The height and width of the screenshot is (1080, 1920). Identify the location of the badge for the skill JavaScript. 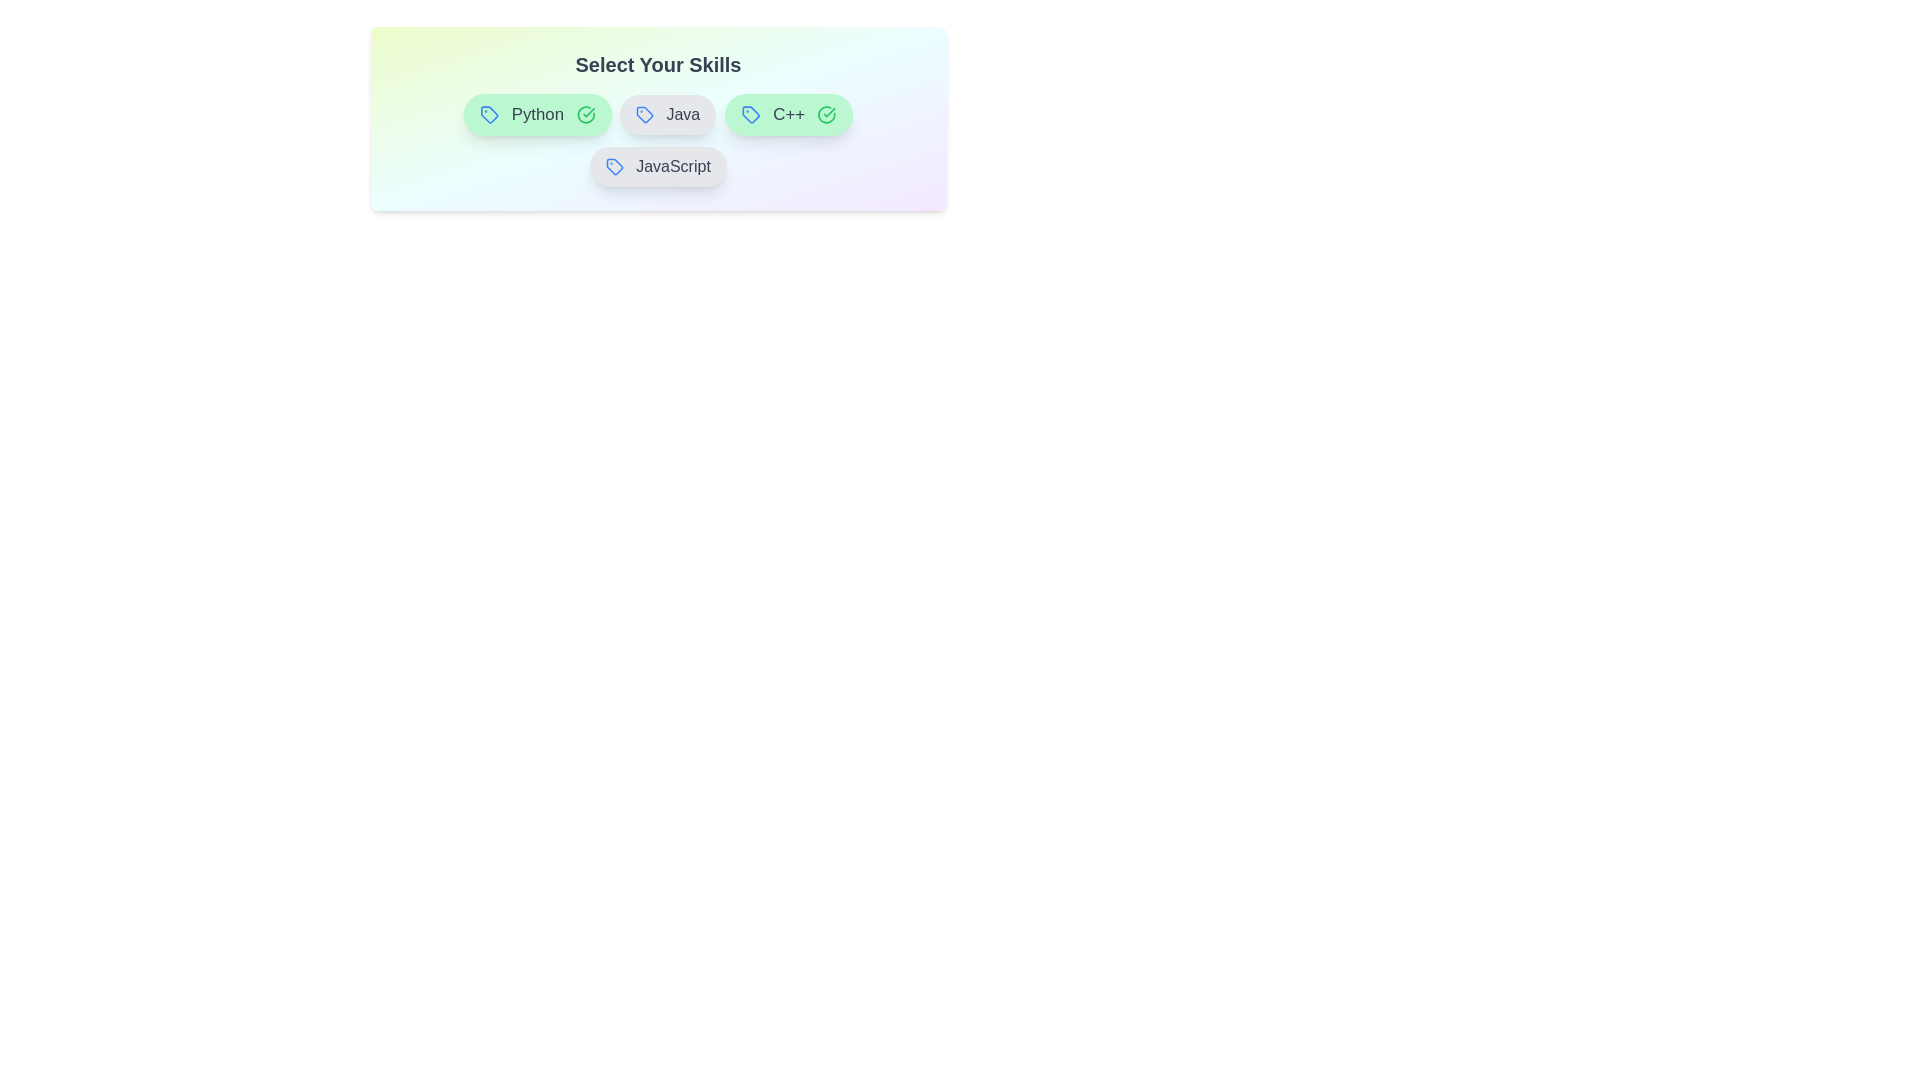
(657, 165).